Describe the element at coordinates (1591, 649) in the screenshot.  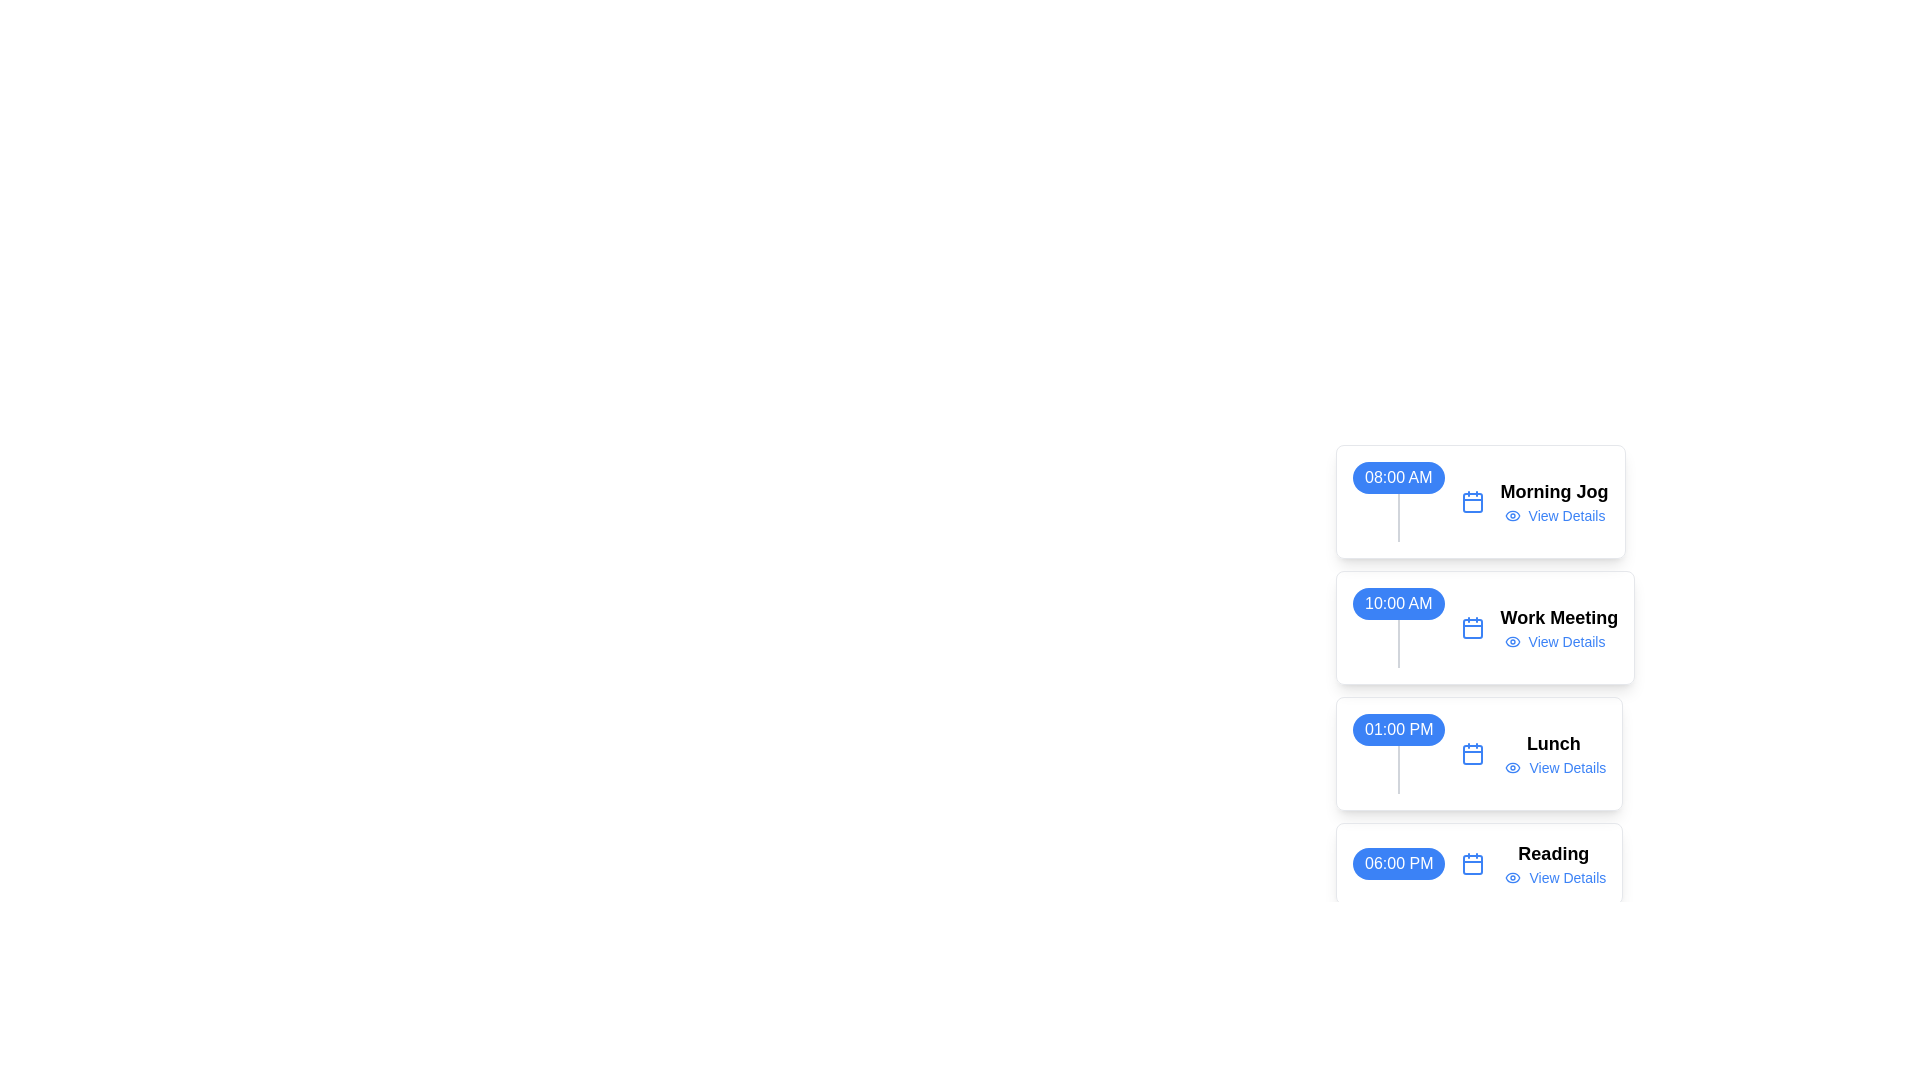
I see `the 'View Details' hyperlink located to the right of the 'Work Meeting' text` at that location.